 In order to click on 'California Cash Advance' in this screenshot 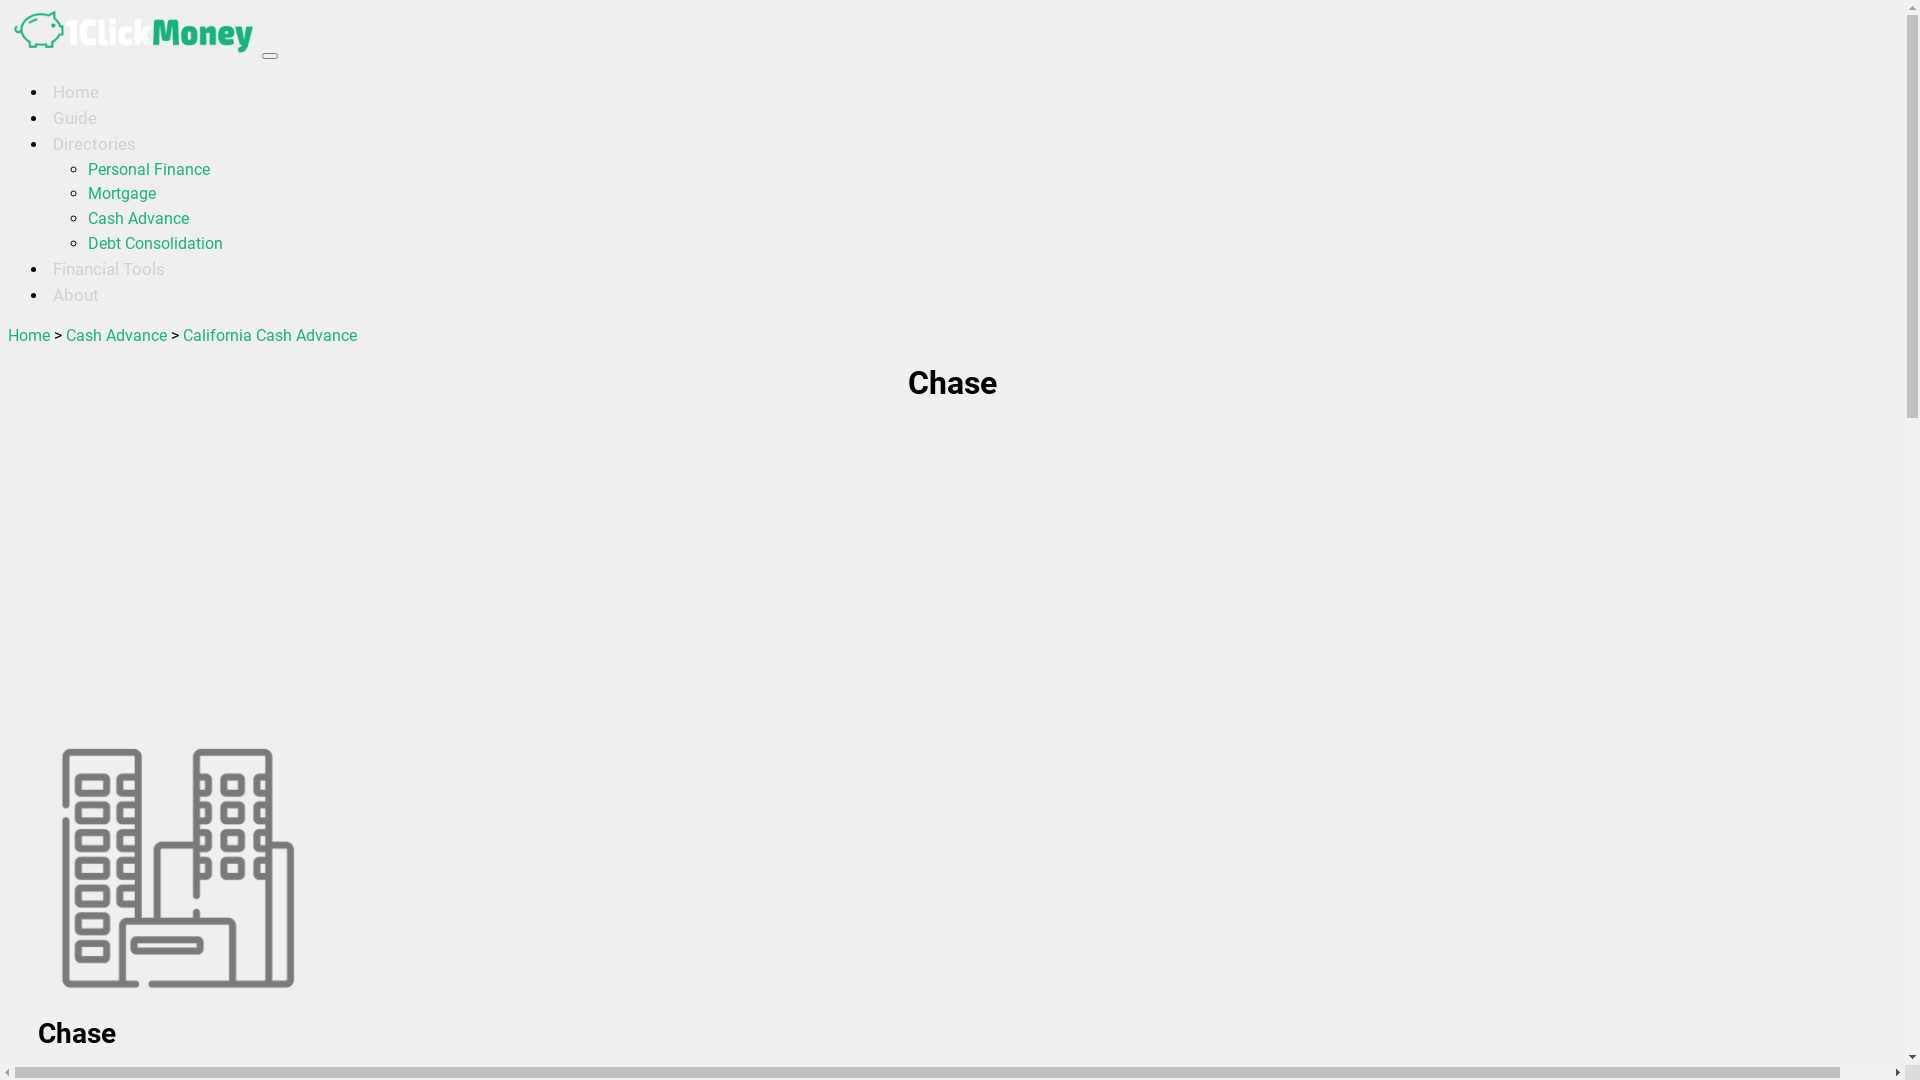, I will do `click(182, 334)`.